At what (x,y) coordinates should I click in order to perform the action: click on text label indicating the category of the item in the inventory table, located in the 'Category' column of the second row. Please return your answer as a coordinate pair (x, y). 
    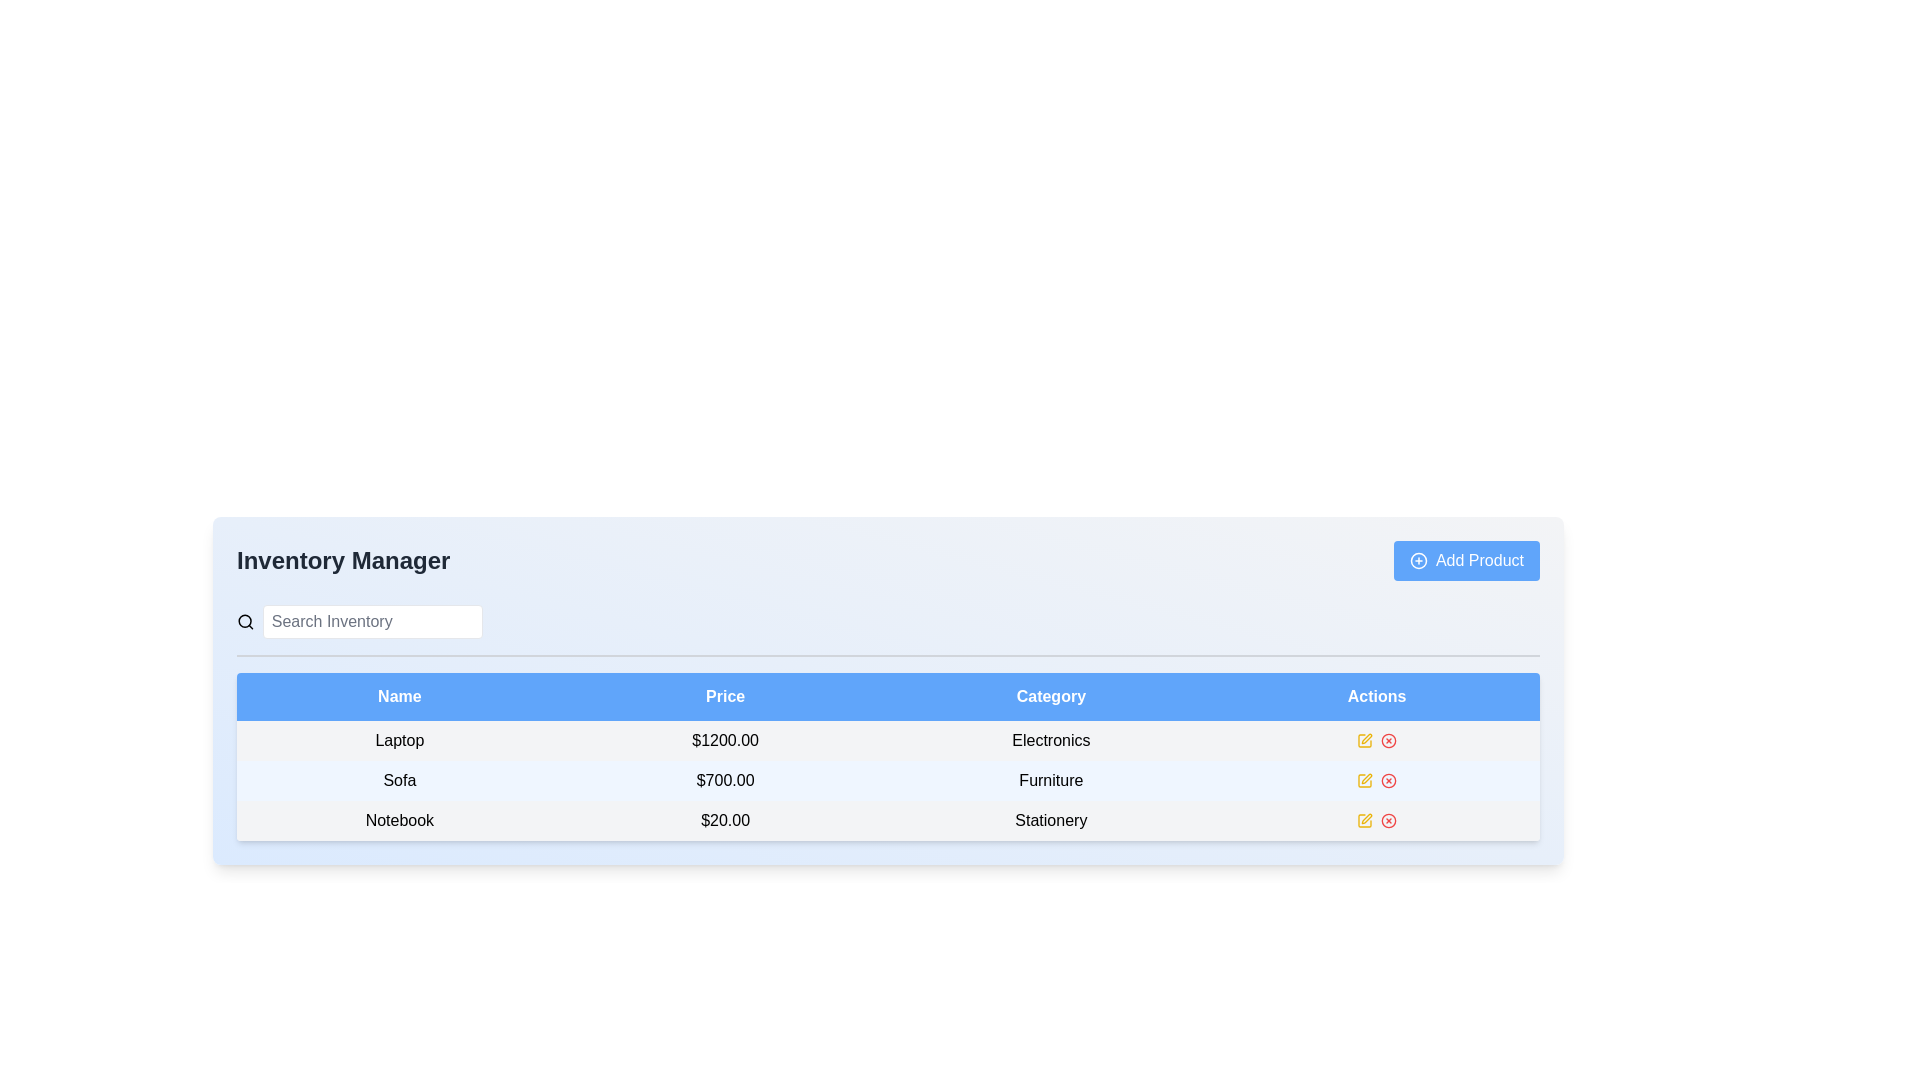
    Looking at the image, I should click on (1050, 779).